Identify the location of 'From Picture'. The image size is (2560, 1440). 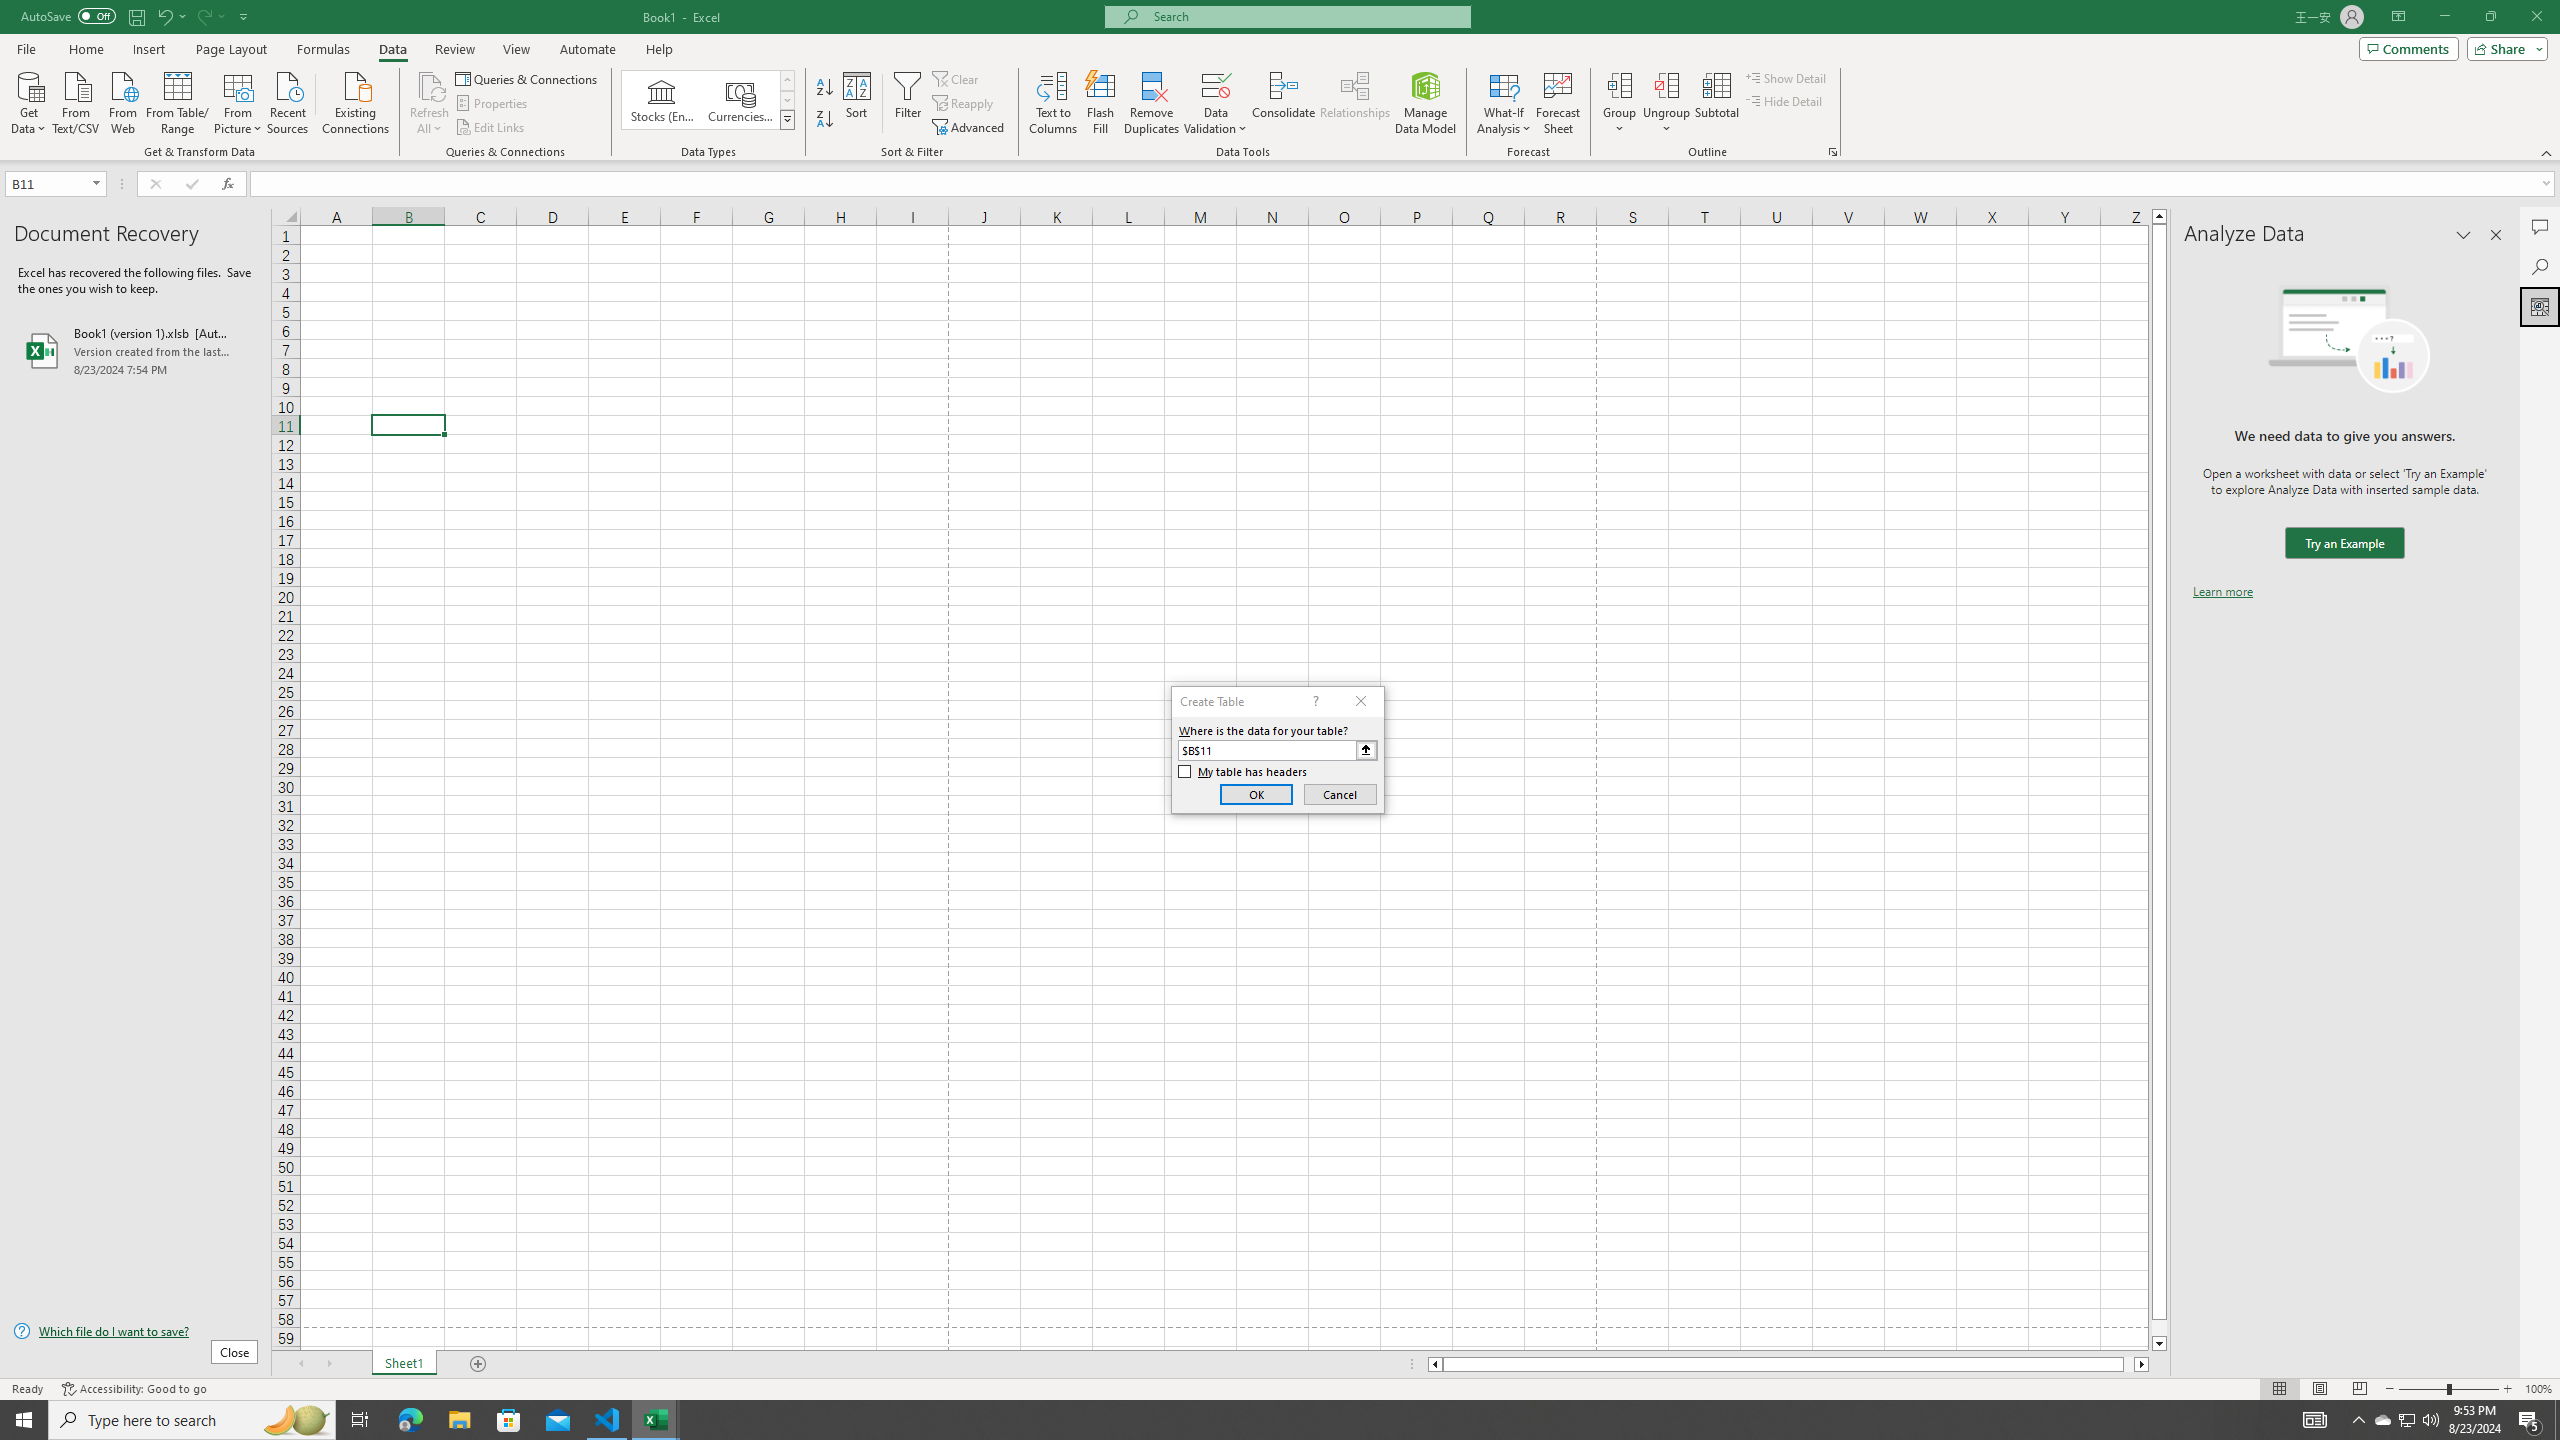
(239, 100).